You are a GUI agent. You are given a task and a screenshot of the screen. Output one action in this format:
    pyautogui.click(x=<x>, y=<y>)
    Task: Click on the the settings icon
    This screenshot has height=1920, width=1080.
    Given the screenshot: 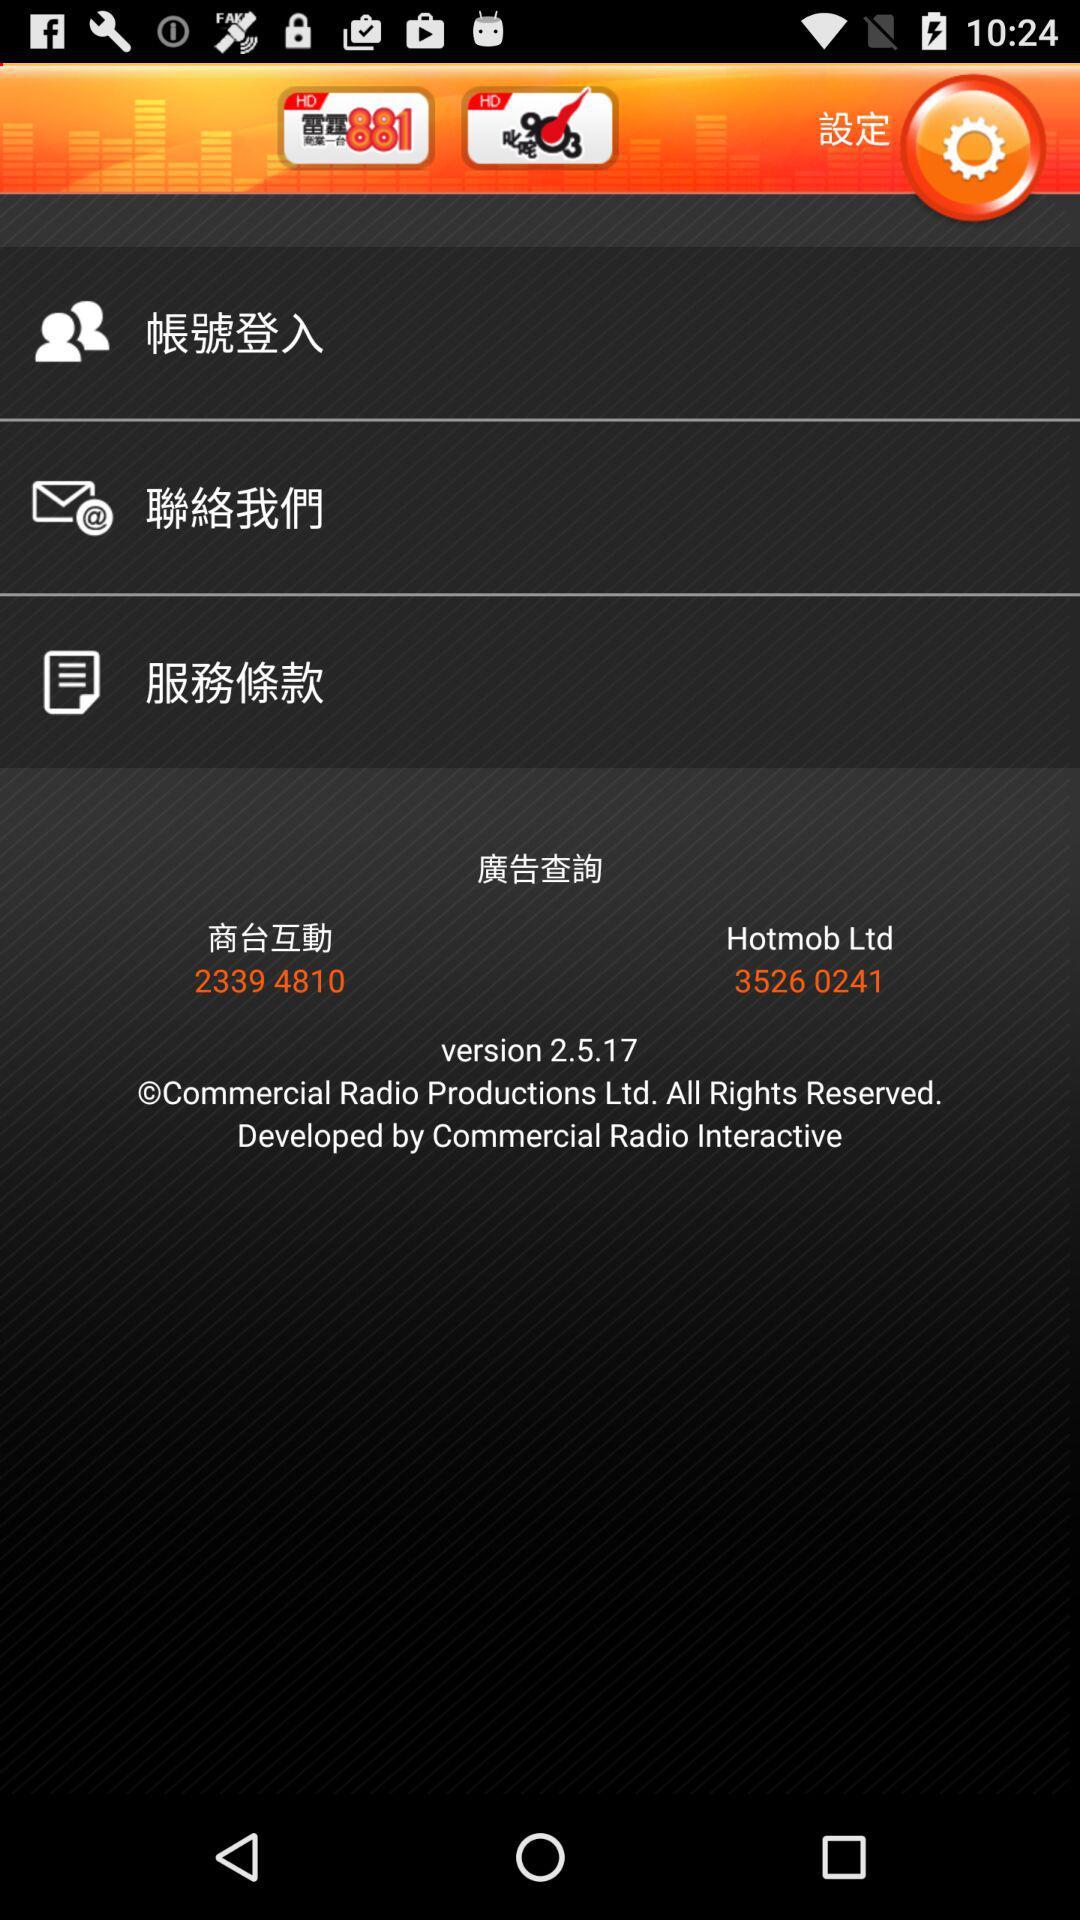 What is the action you would take?
    pyautogui.click(x=971, y=160)
    